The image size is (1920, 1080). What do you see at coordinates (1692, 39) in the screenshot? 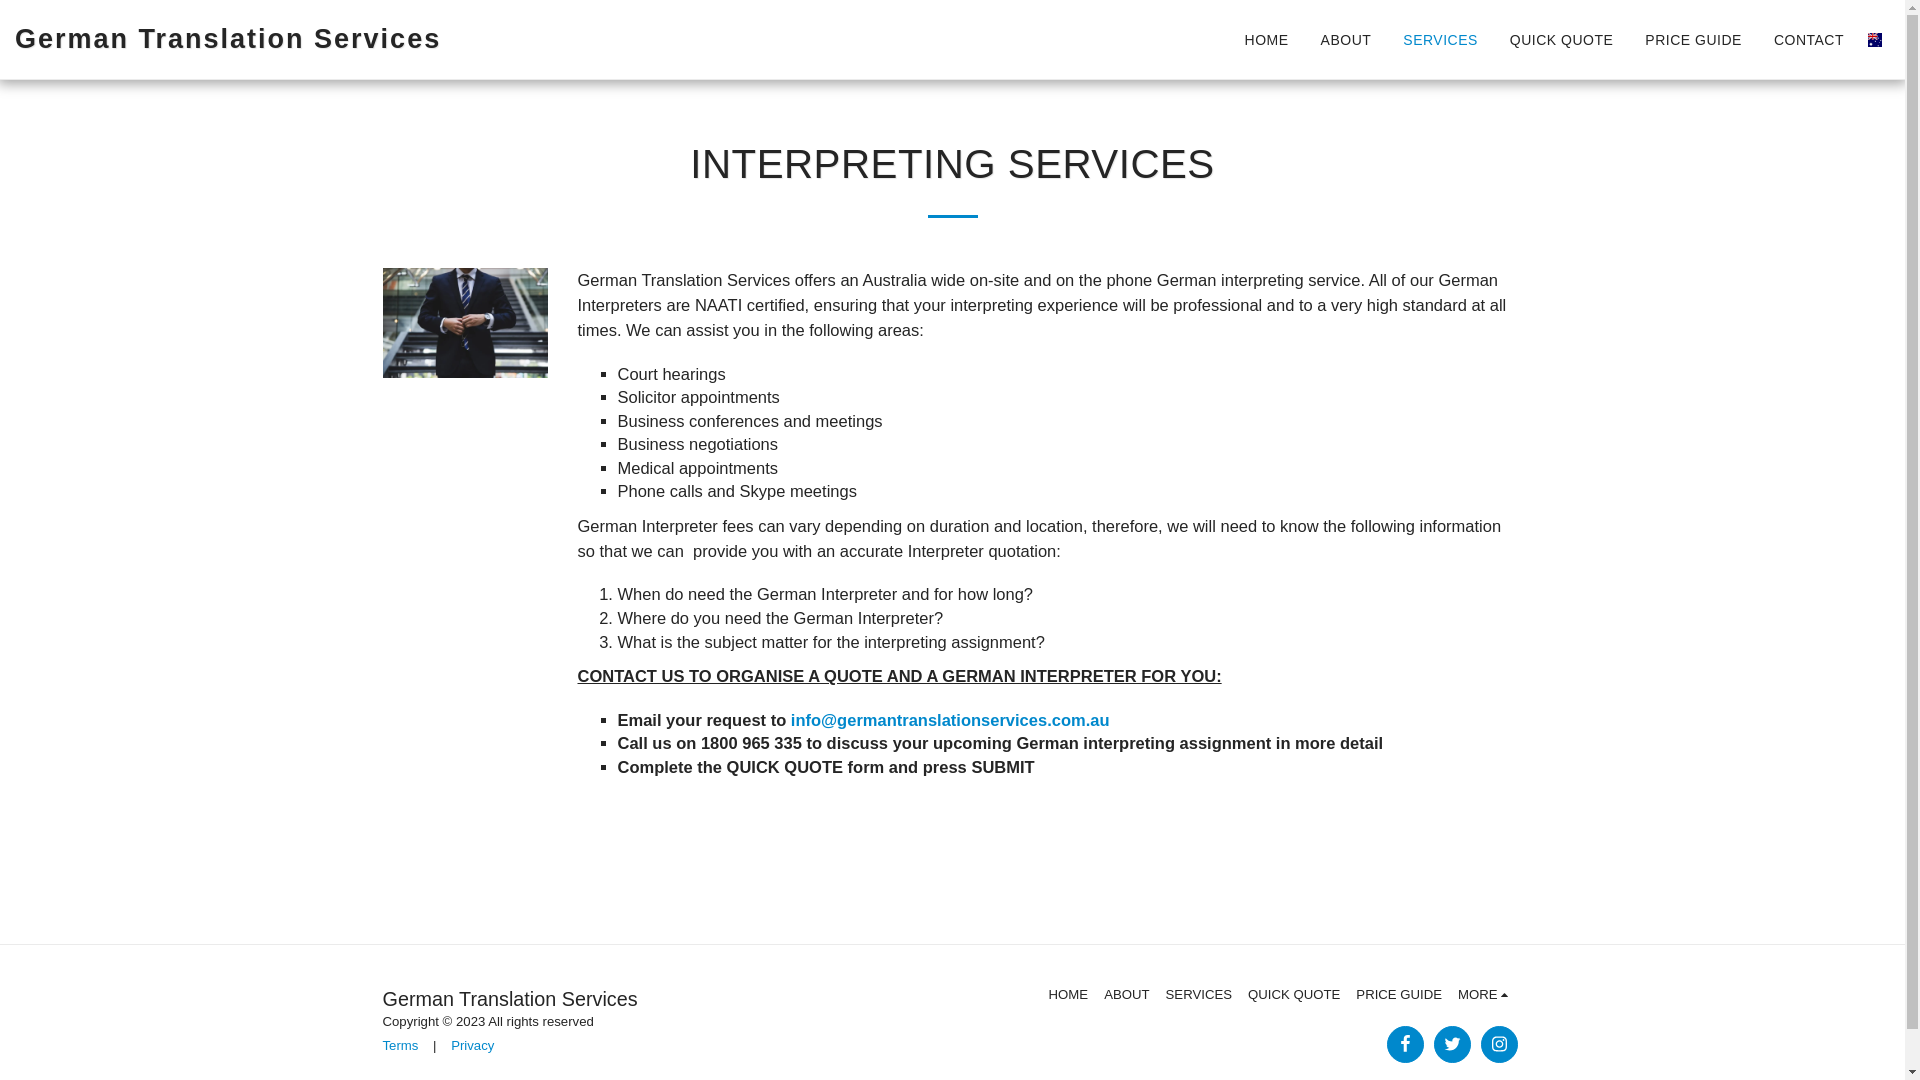
I see `'PRICE GUIDE'` at bounding box center [1692, 39].